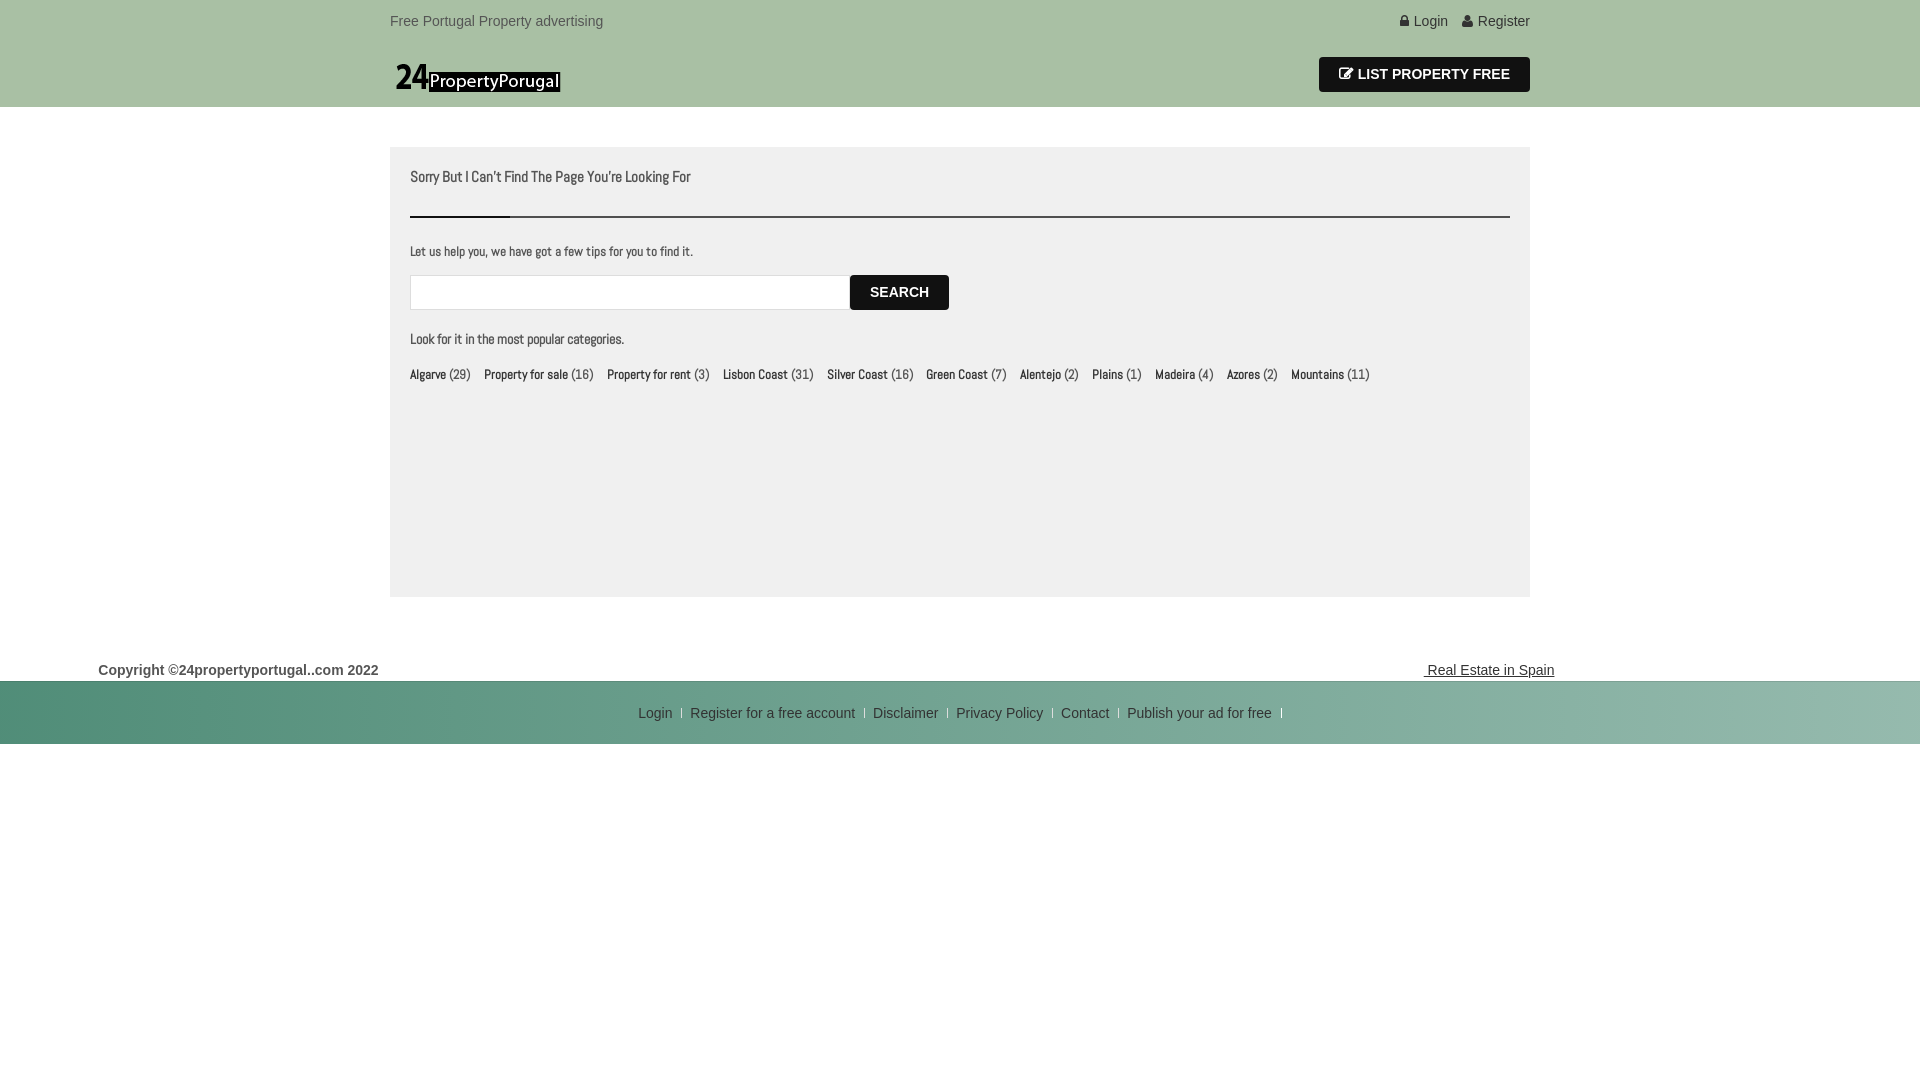 This screenshot has height=1080, width=1920. Describe the element at coordinates (1317, 374) in the screenshot. I see `'Mountains'` at that location.